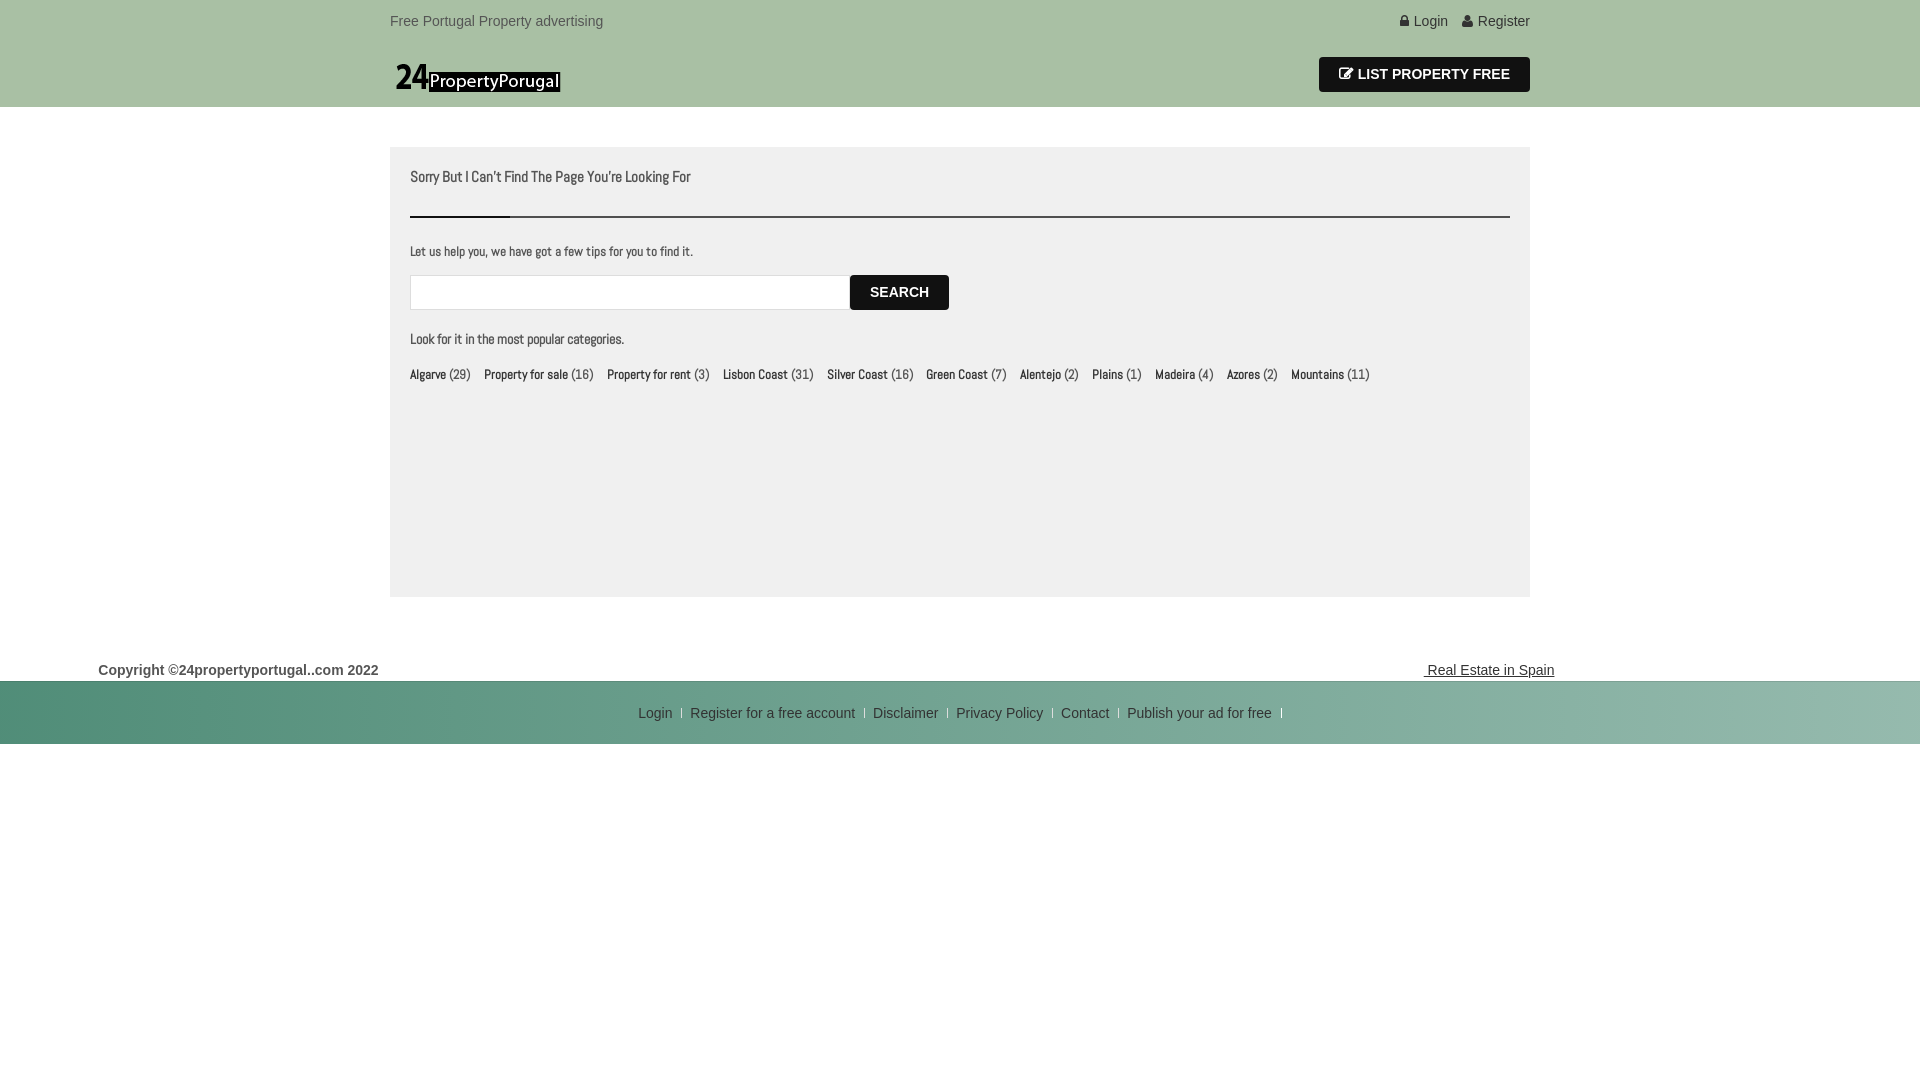 This screenshot has height=1080, width=1920. Describe the element at coordinates (1317, 374) in the screenshot. I see `'Mountains'` at that location.